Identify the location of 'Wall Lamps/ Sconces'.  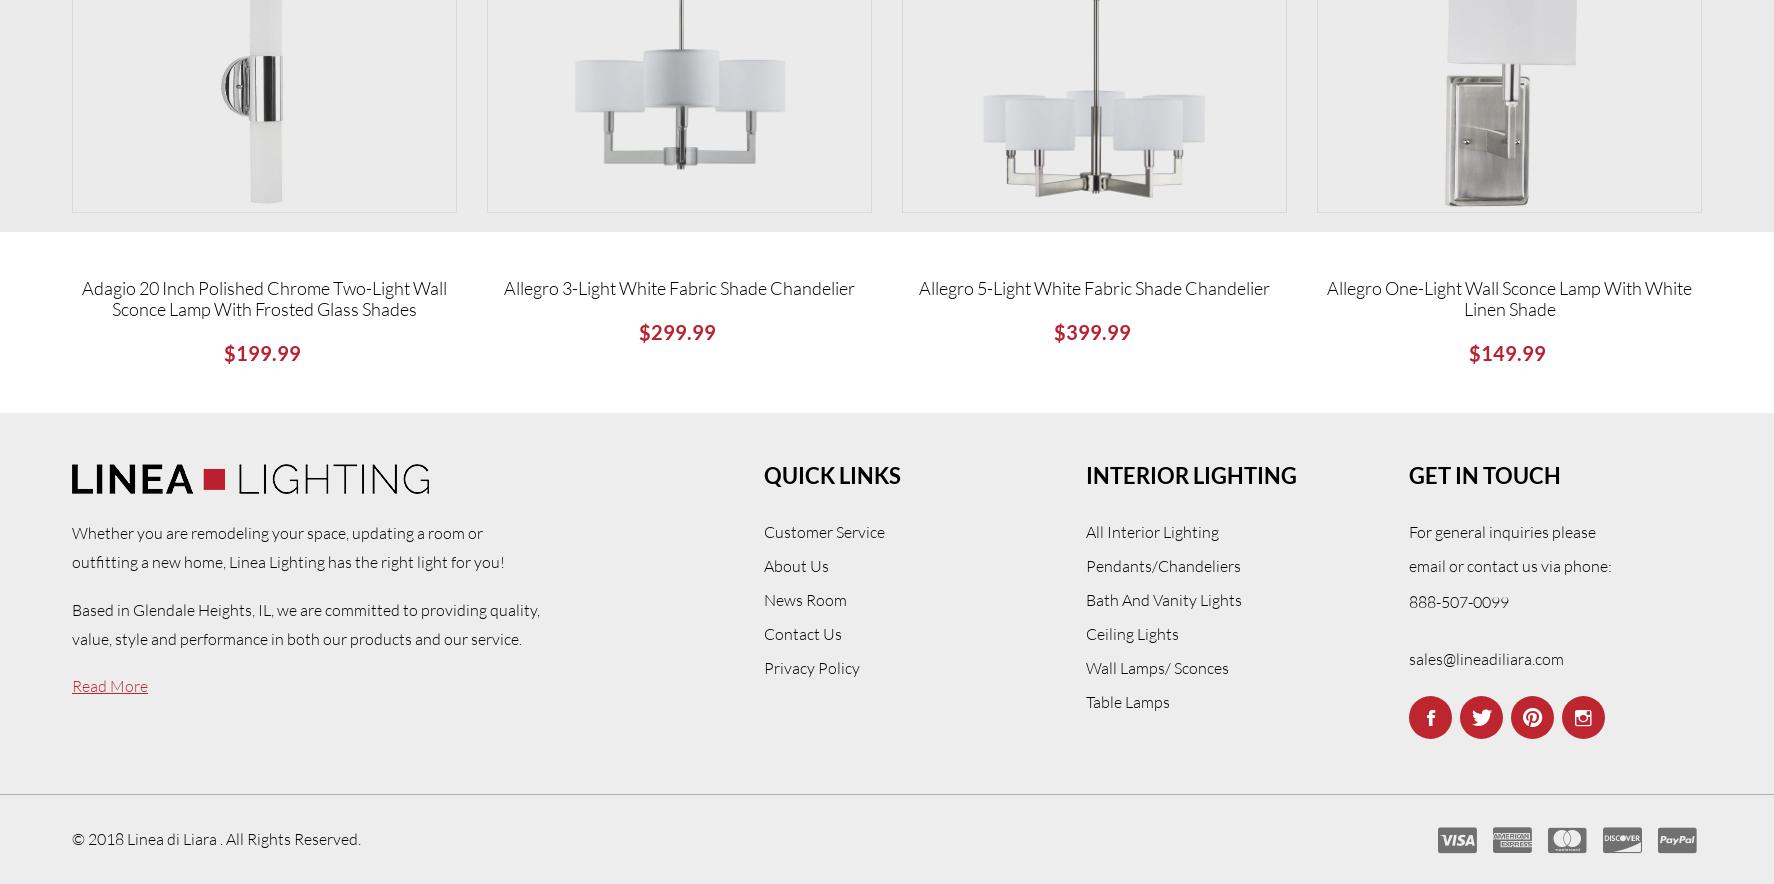
(1157, 666).